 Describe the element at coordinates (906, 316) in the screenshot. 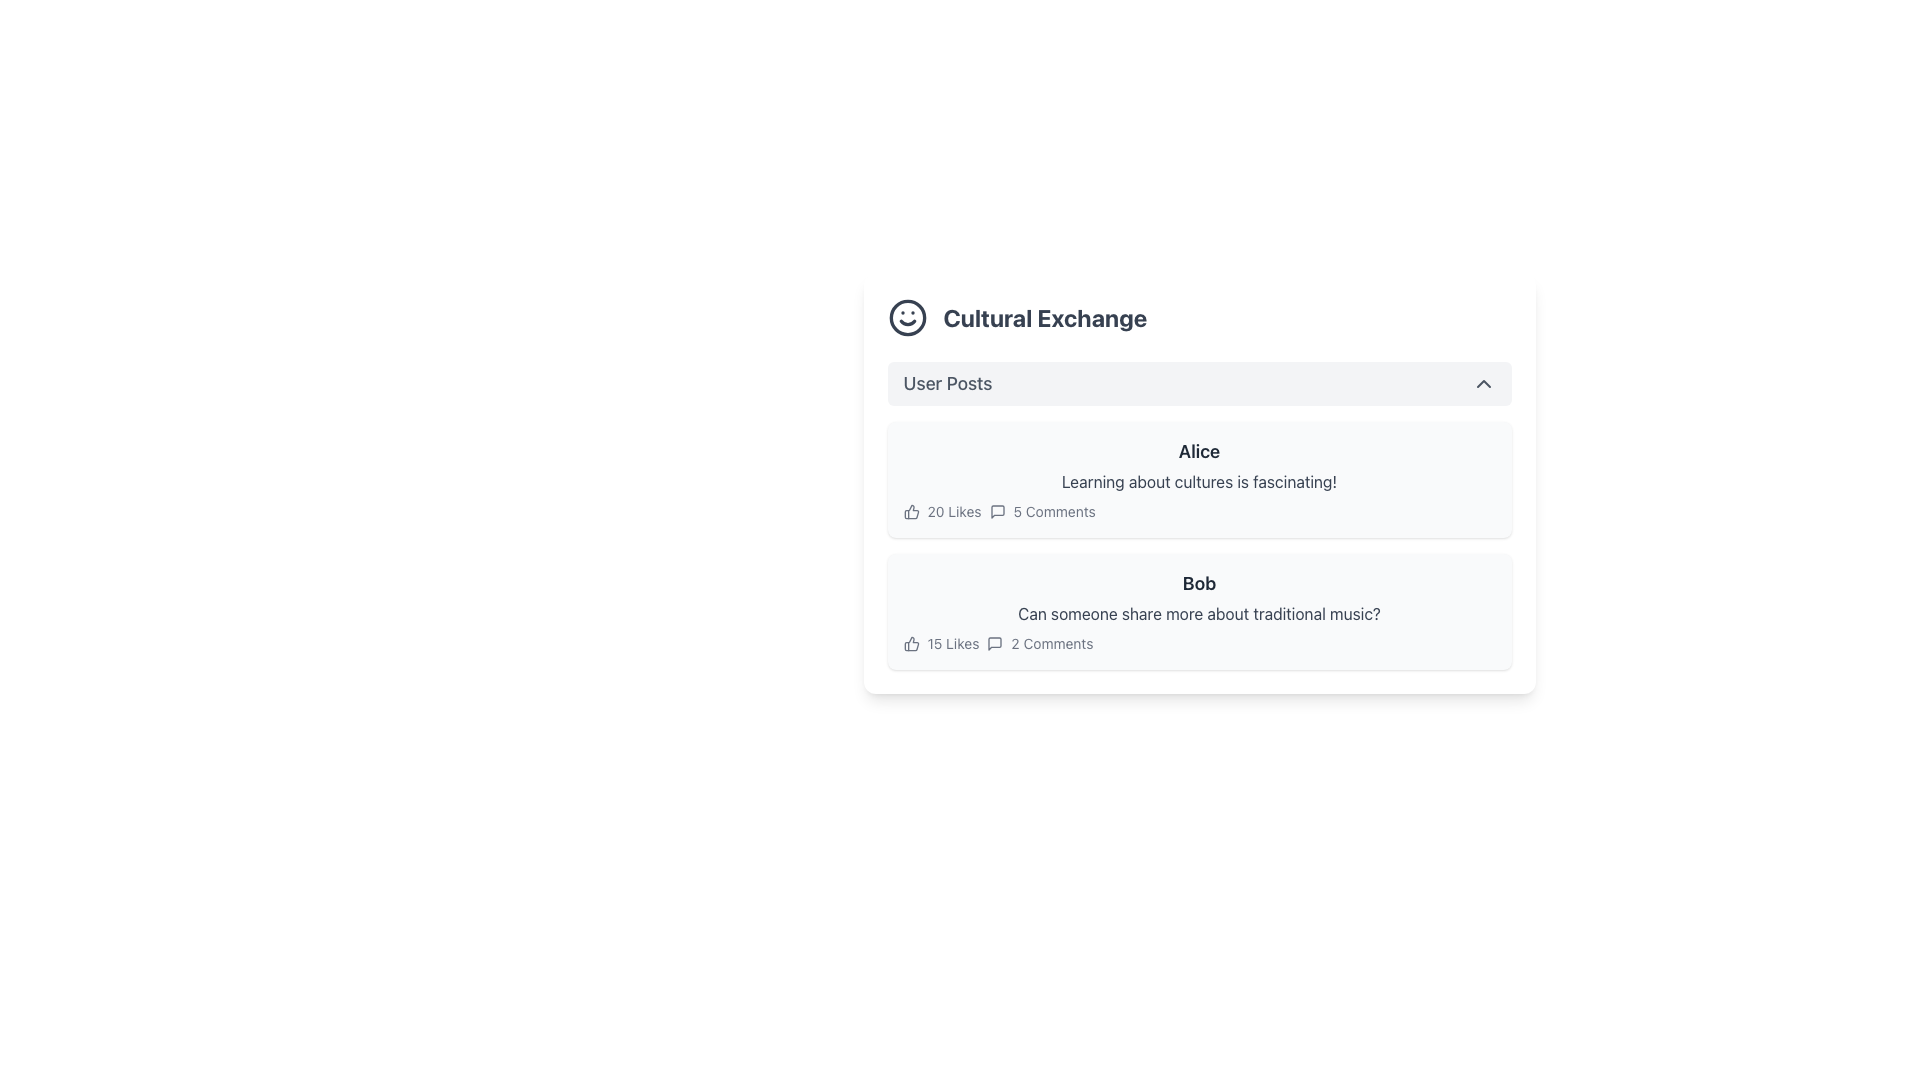

I see `SVG circle graphical element representing a smiley face icon located in the top-left corner of the 'Cultural Exchange' header section by opening developer tools` at that location.